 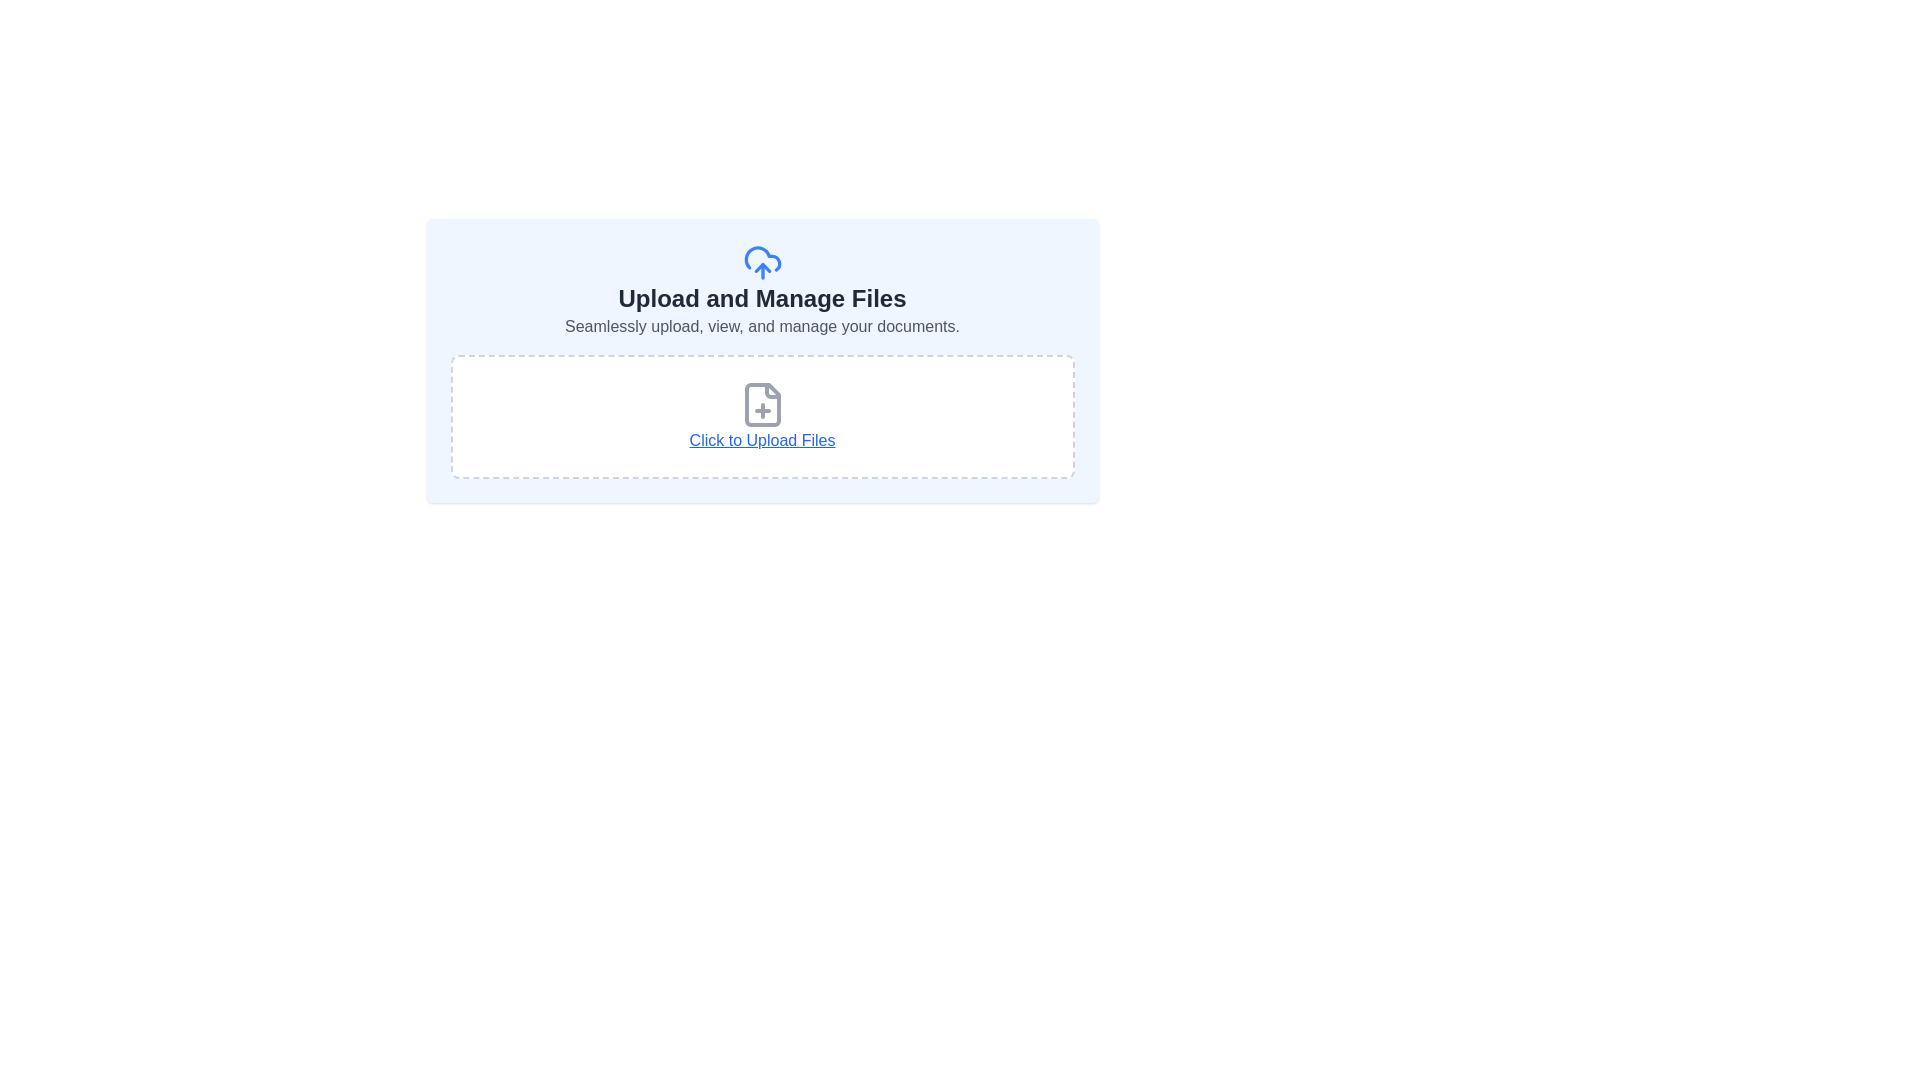 What do you see at coordinates (761, 439) in the screenshot?
I see `the text link that allows users to upload files, located centrally below a file upload icon` at bounding box center [761, 439].